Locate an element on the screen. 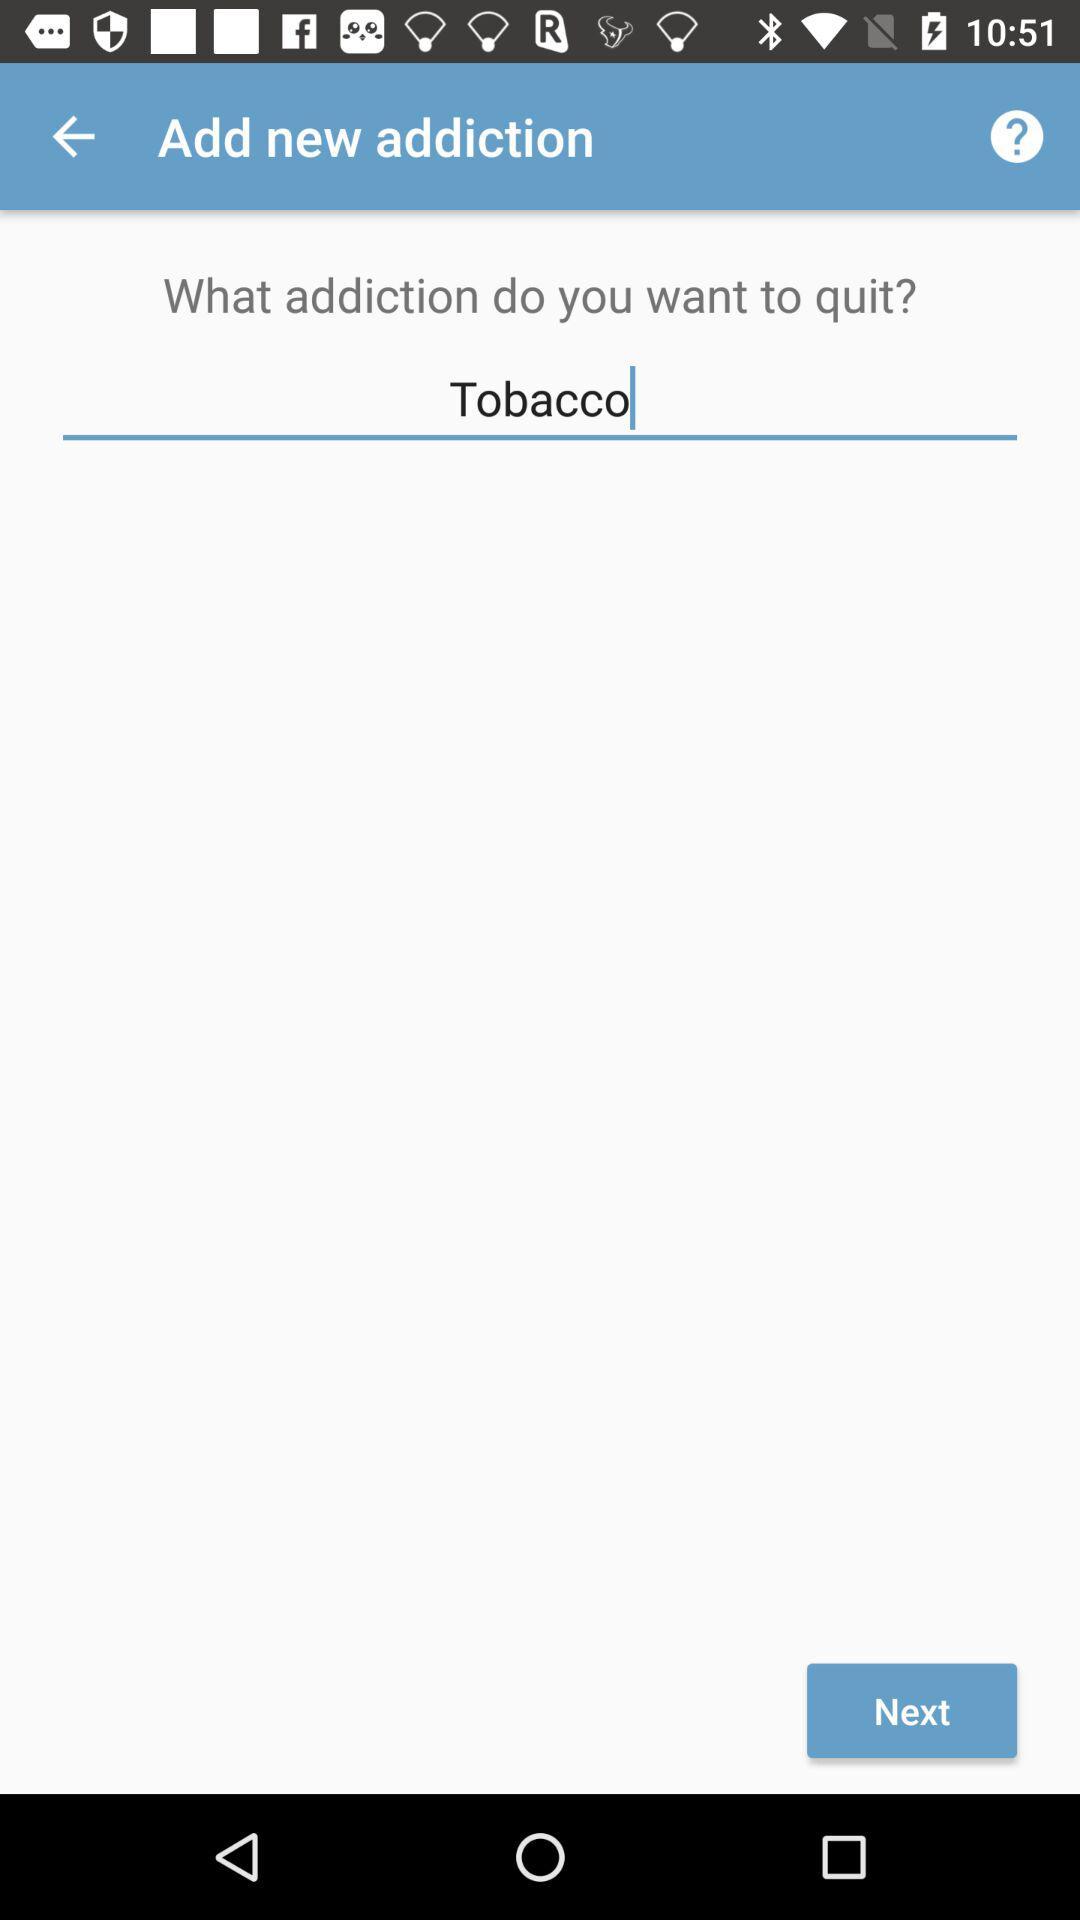 This screenshot has height=1920, width=1080. icon below the tobacco is located at coordinates (911, 1709).